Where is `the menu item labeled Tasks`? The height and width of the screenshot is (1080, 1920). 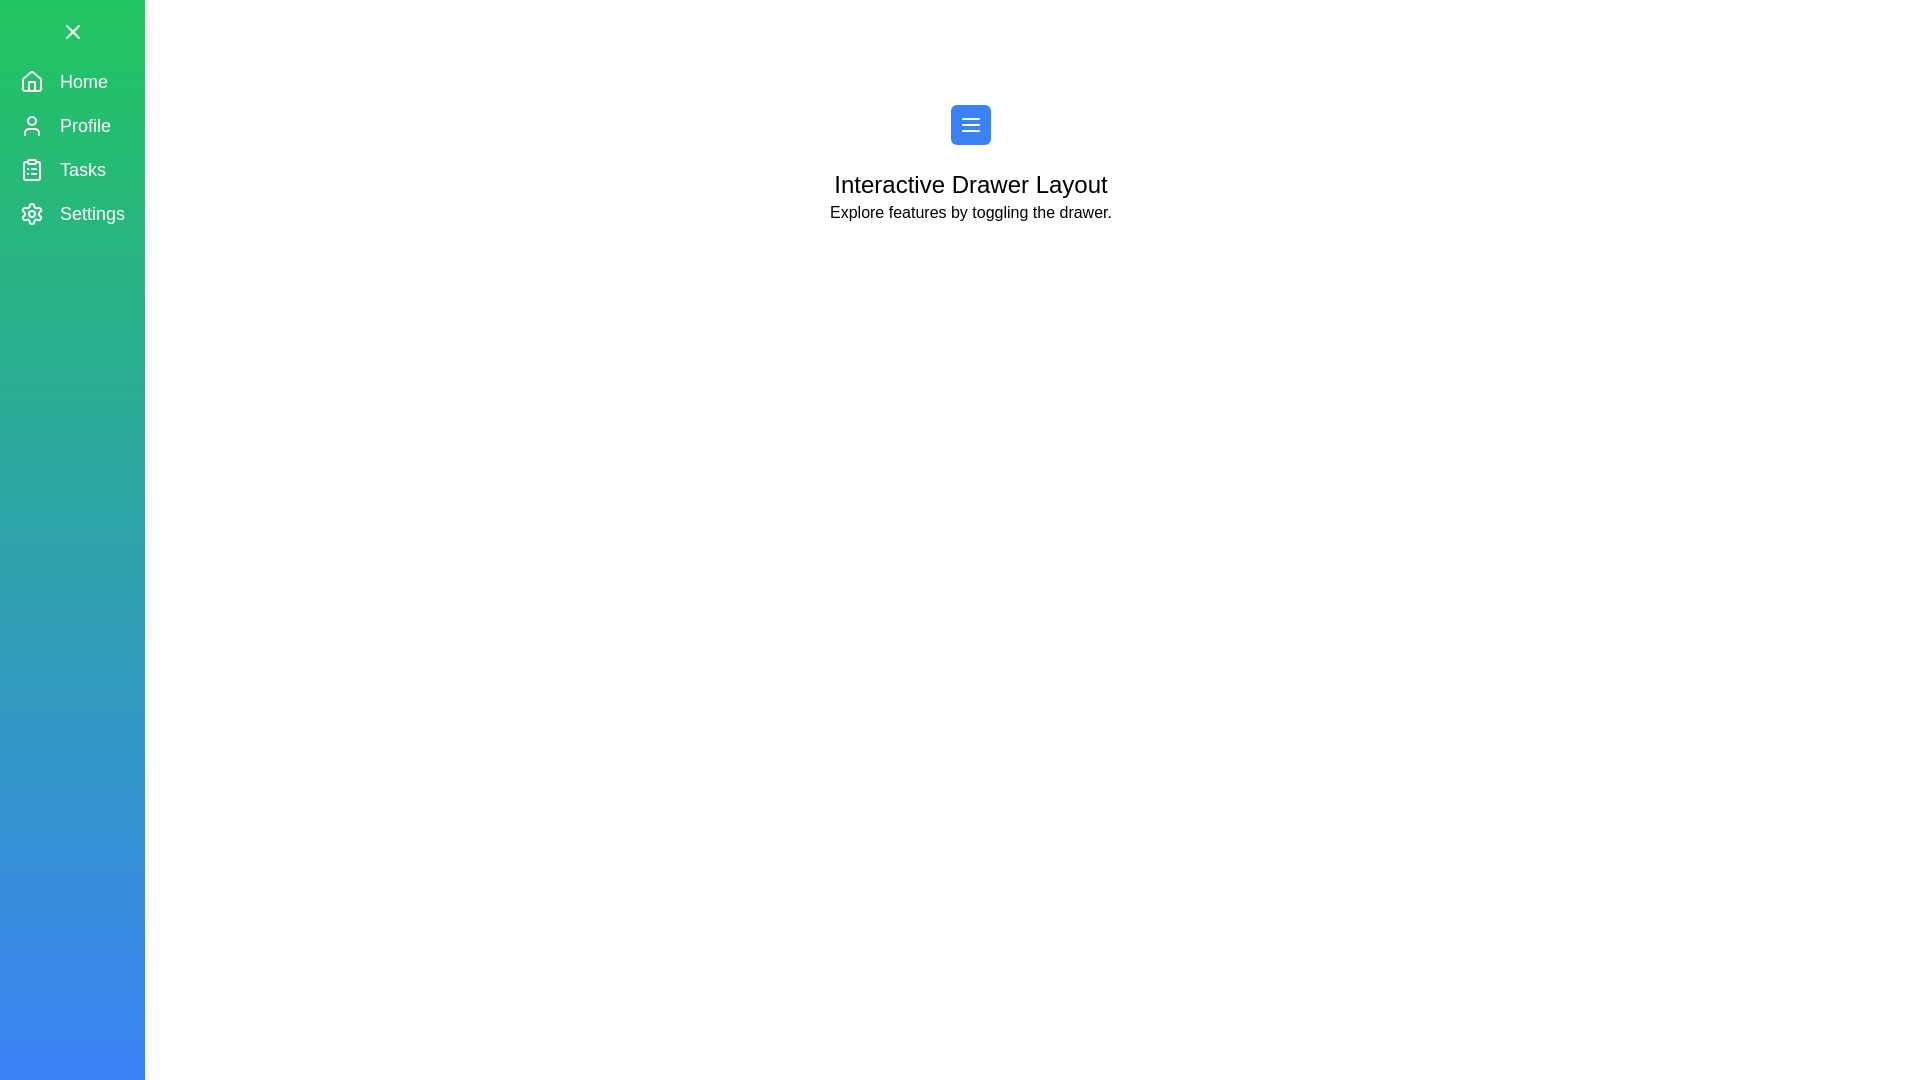
the menu item labeled Tasks is located at coordinates (72, 168).